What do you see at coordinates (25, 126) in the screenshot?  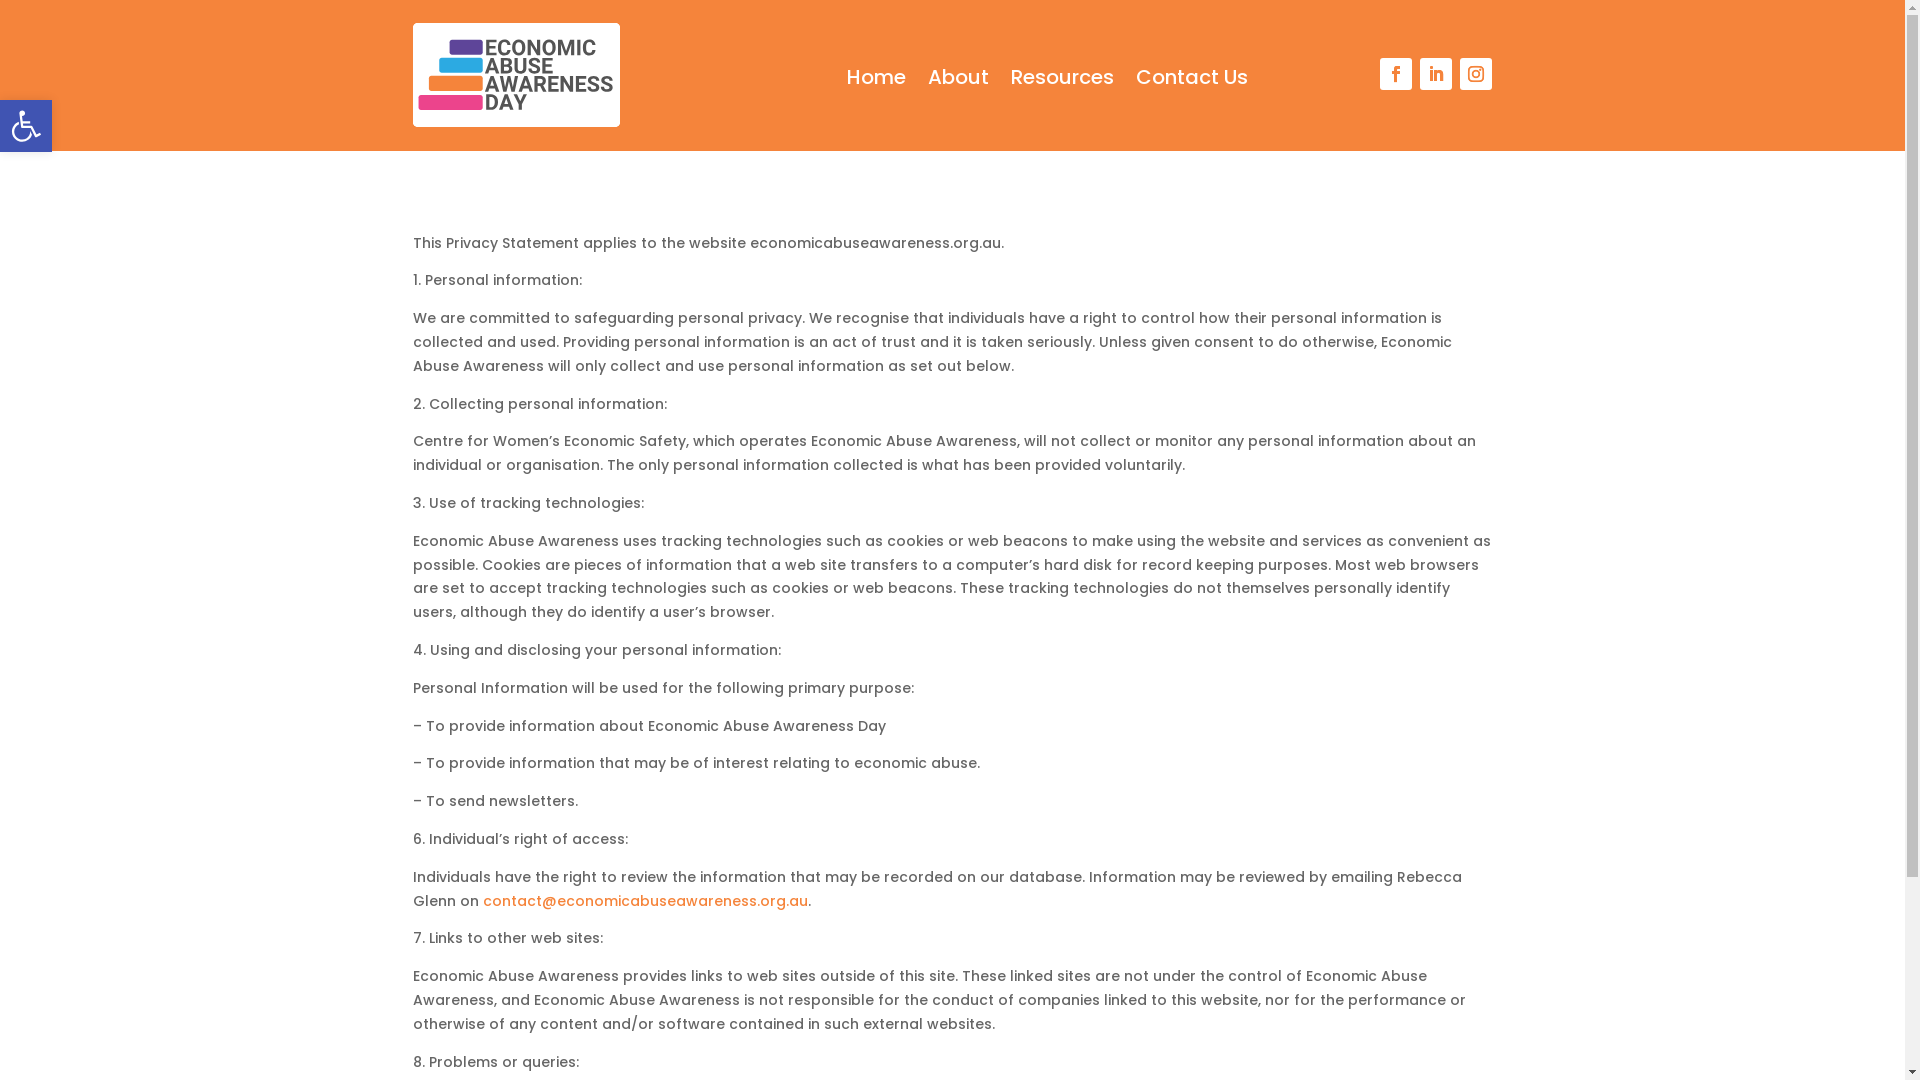 I see `'Open toolbar` at bounding box center [25, 126].